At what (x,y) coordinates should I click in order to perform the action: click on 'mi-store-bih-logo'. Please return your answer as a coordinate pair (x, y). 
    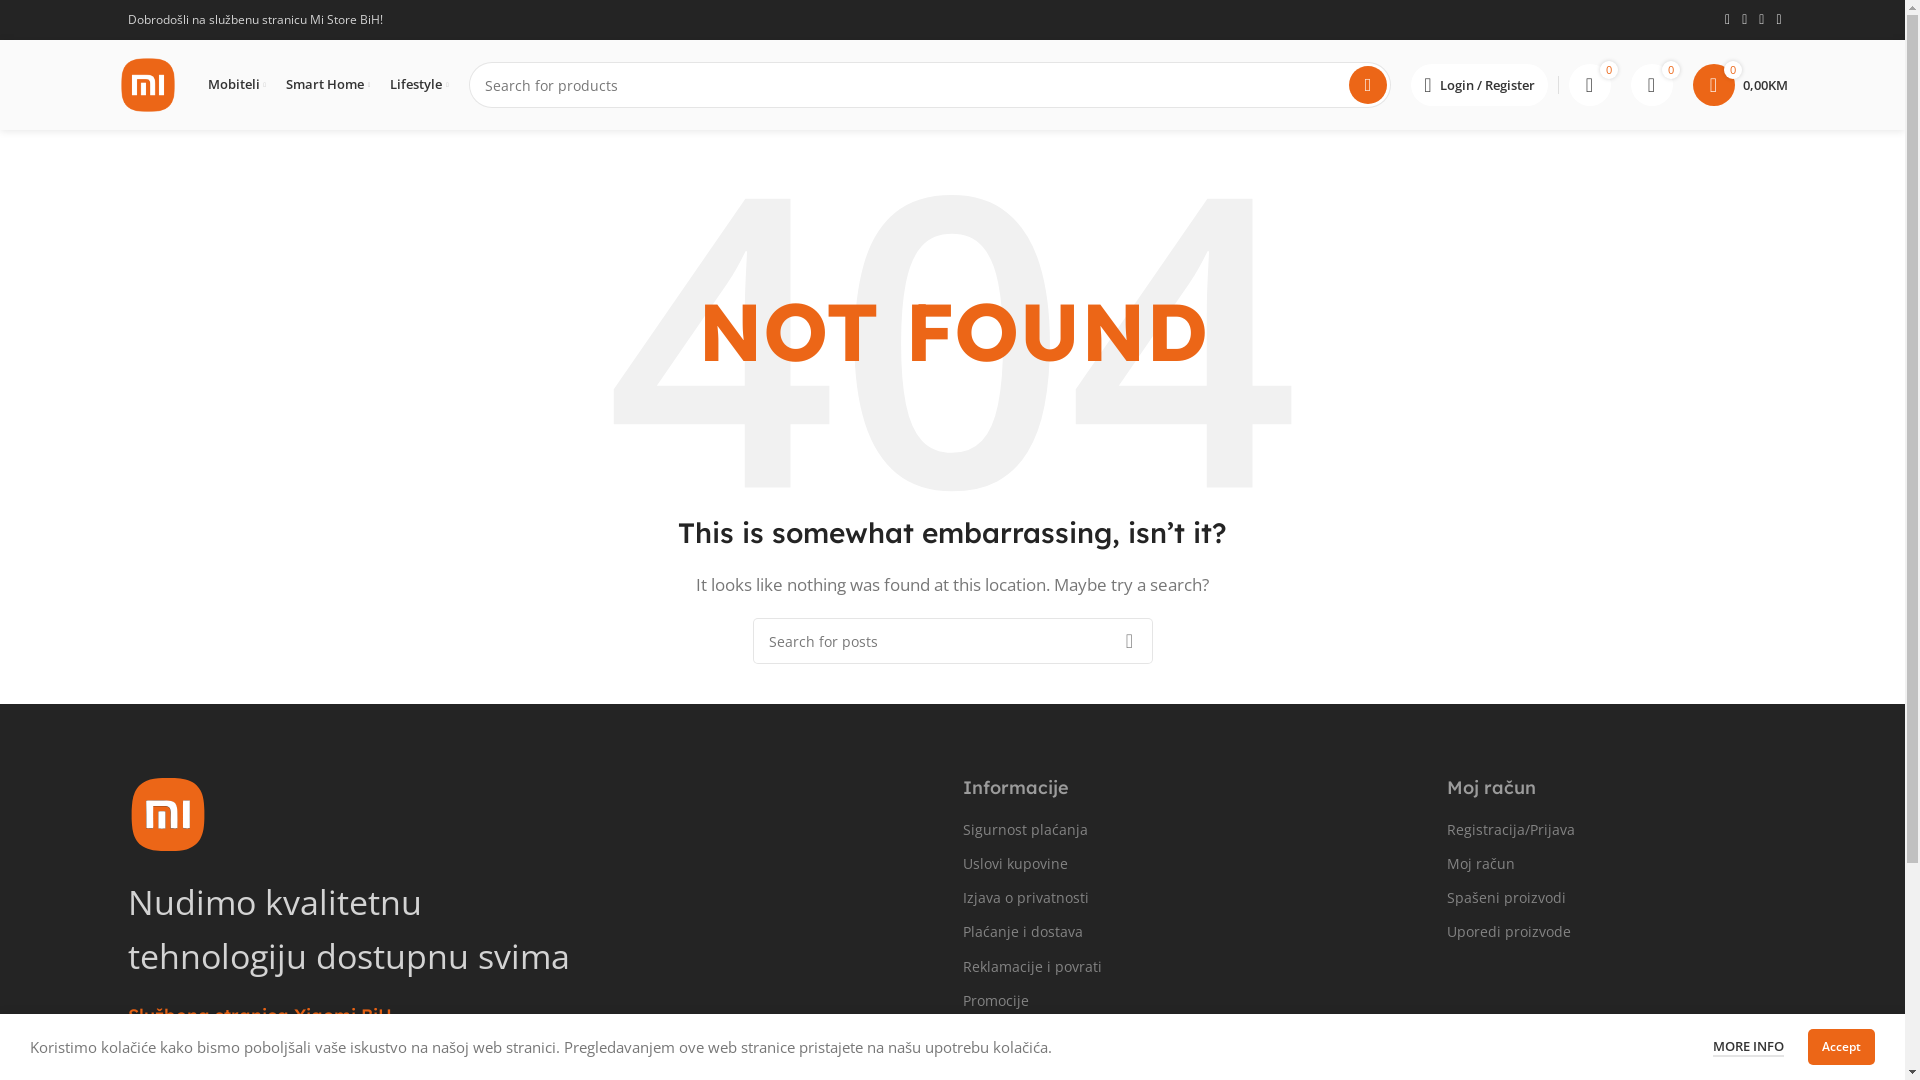
    Looking at the image, I should click on (168, 813).